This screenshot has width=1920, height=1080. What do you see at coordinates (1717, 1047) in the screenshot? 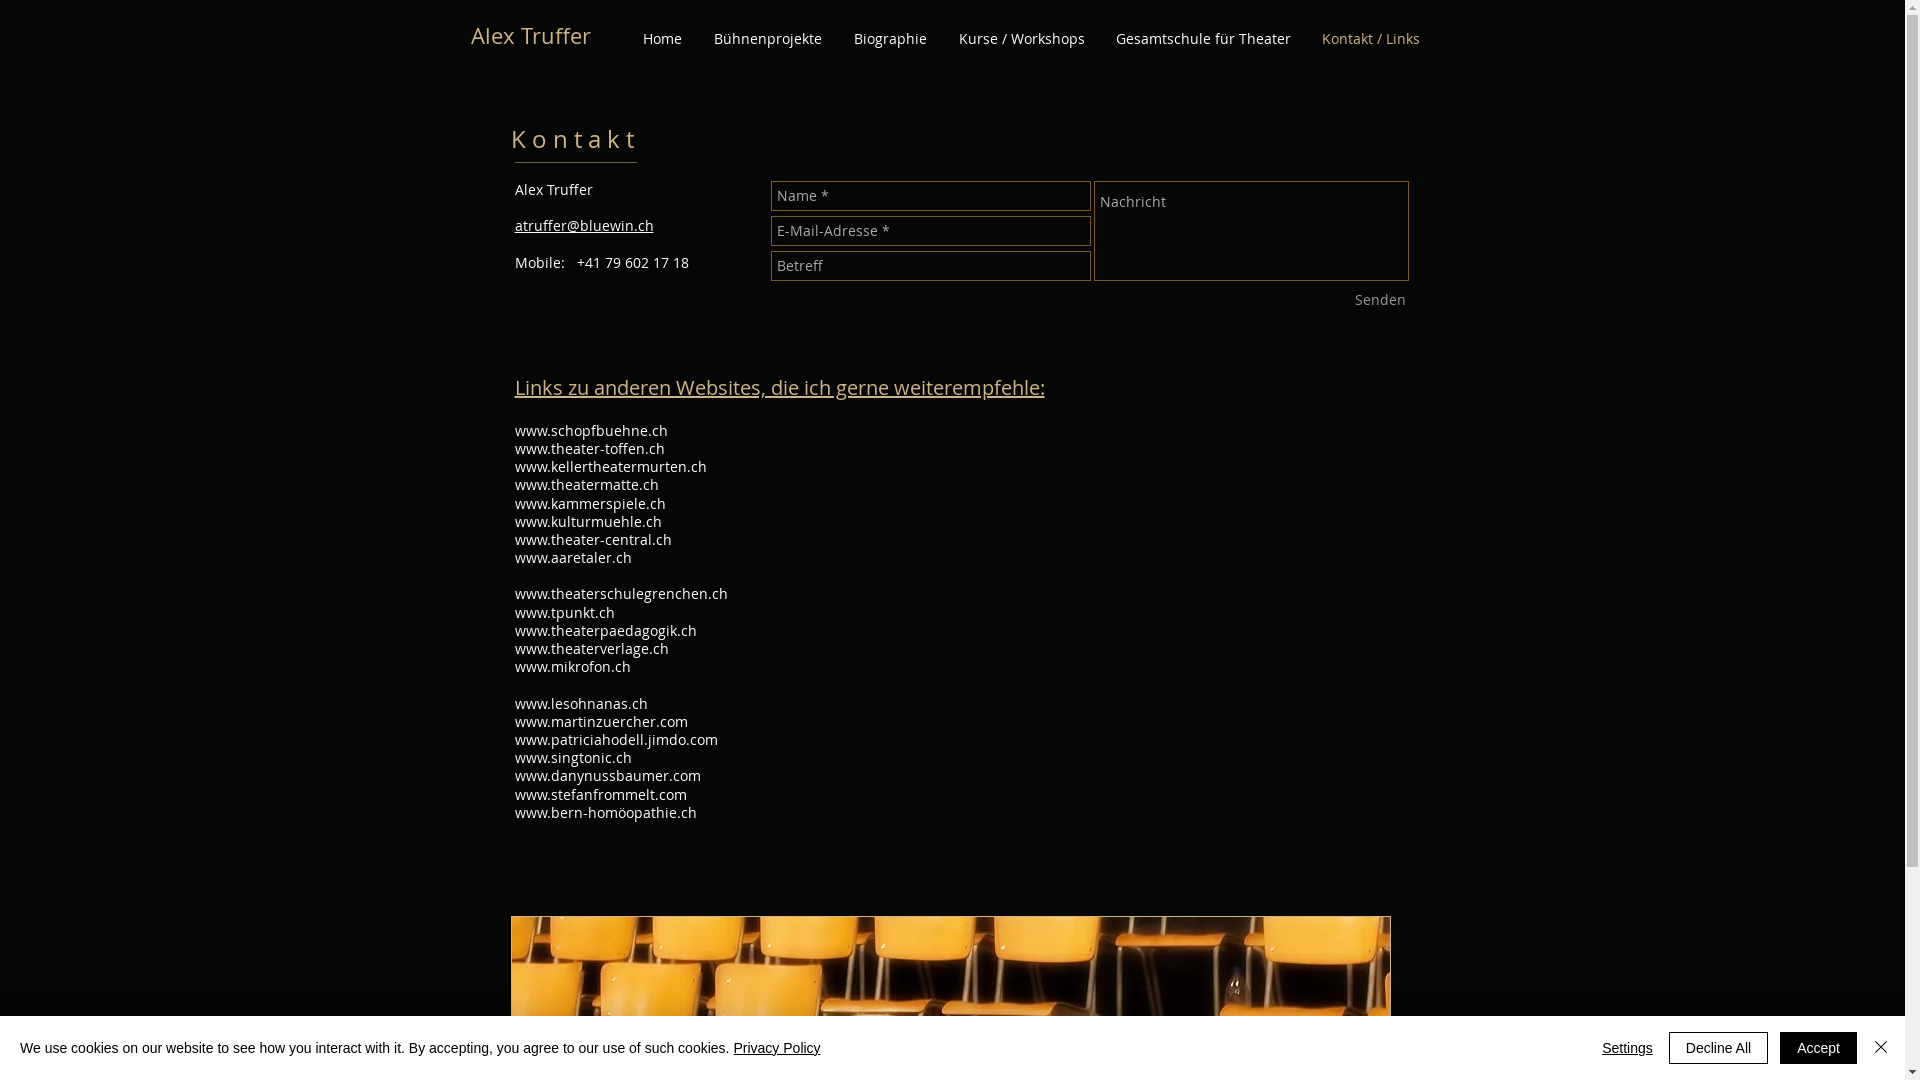
I see `'Decline All'` at bounding box center [1717, 1047].